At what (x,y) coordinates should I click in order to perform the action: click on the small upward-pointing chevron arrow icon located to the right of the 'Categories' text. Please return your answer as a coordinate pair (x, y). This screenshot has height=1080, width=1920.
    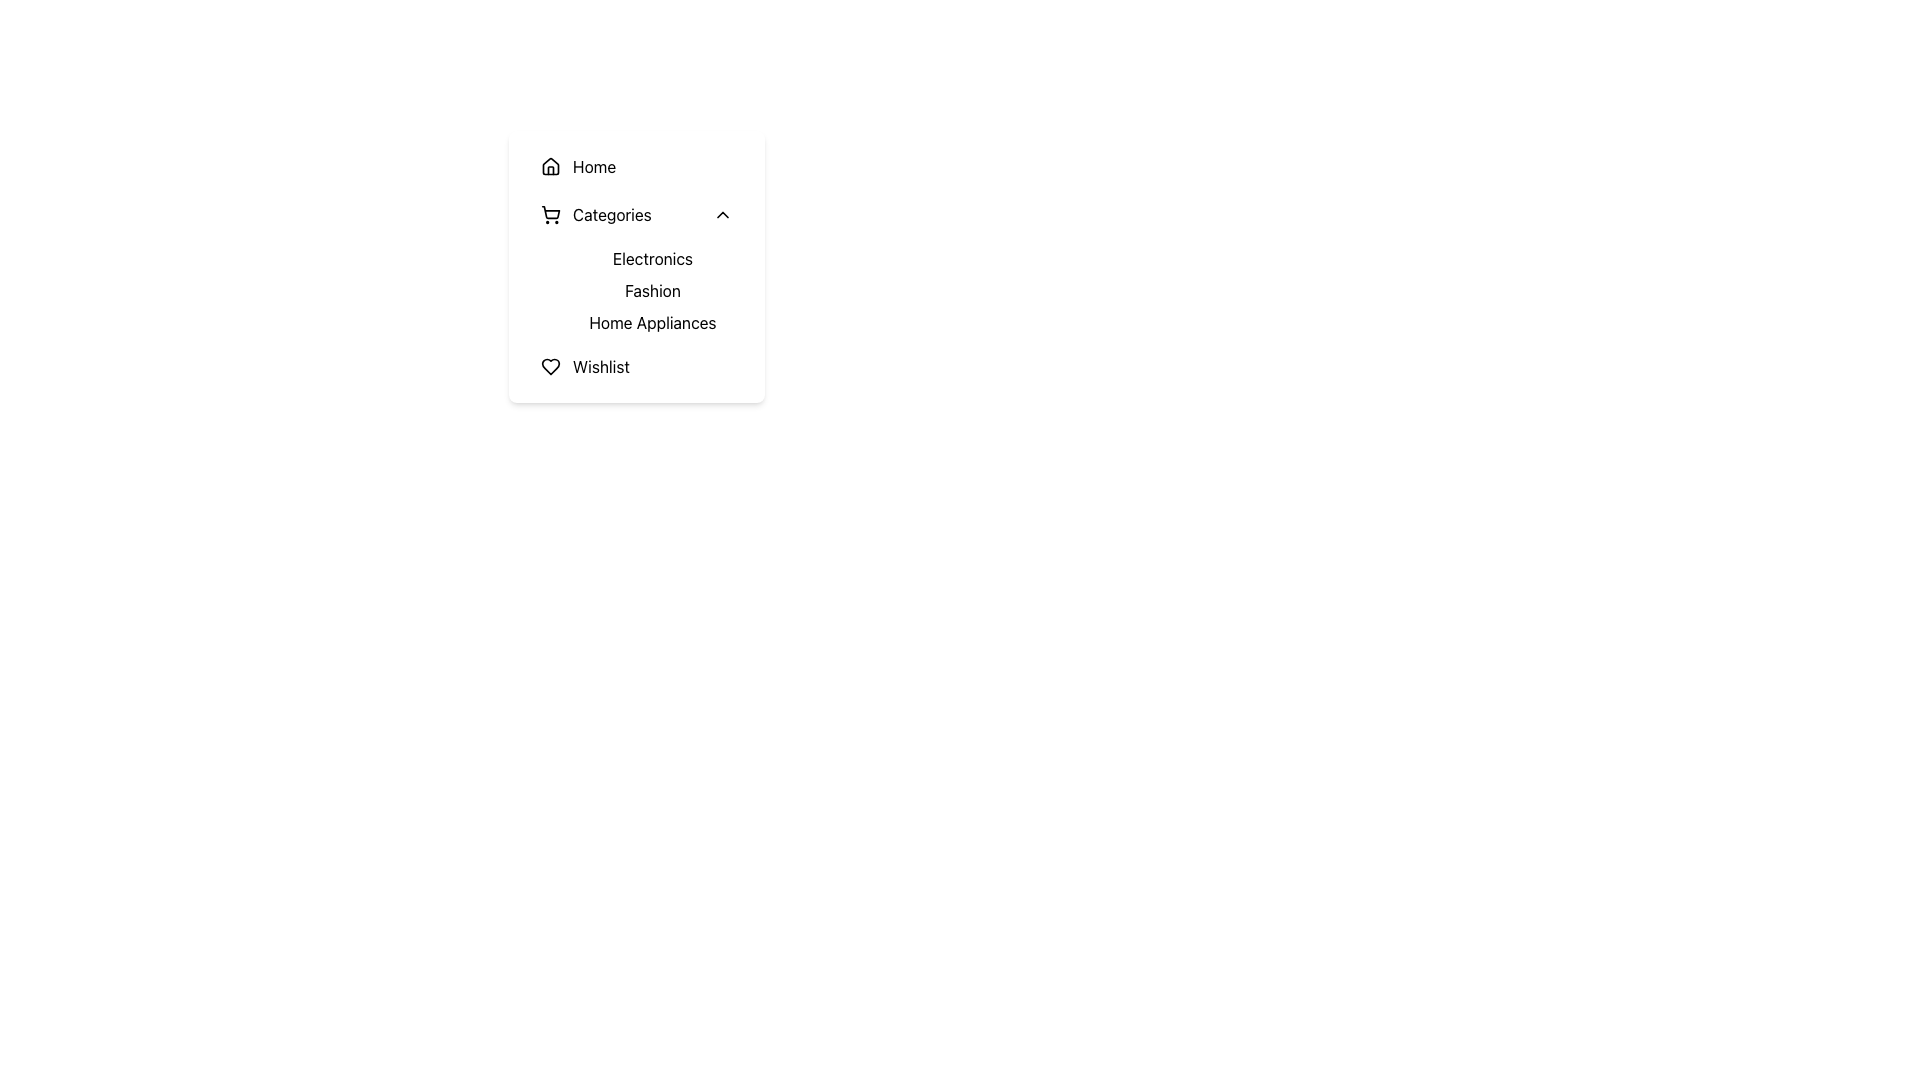
    Looking at the image, I should click on (722, 215).